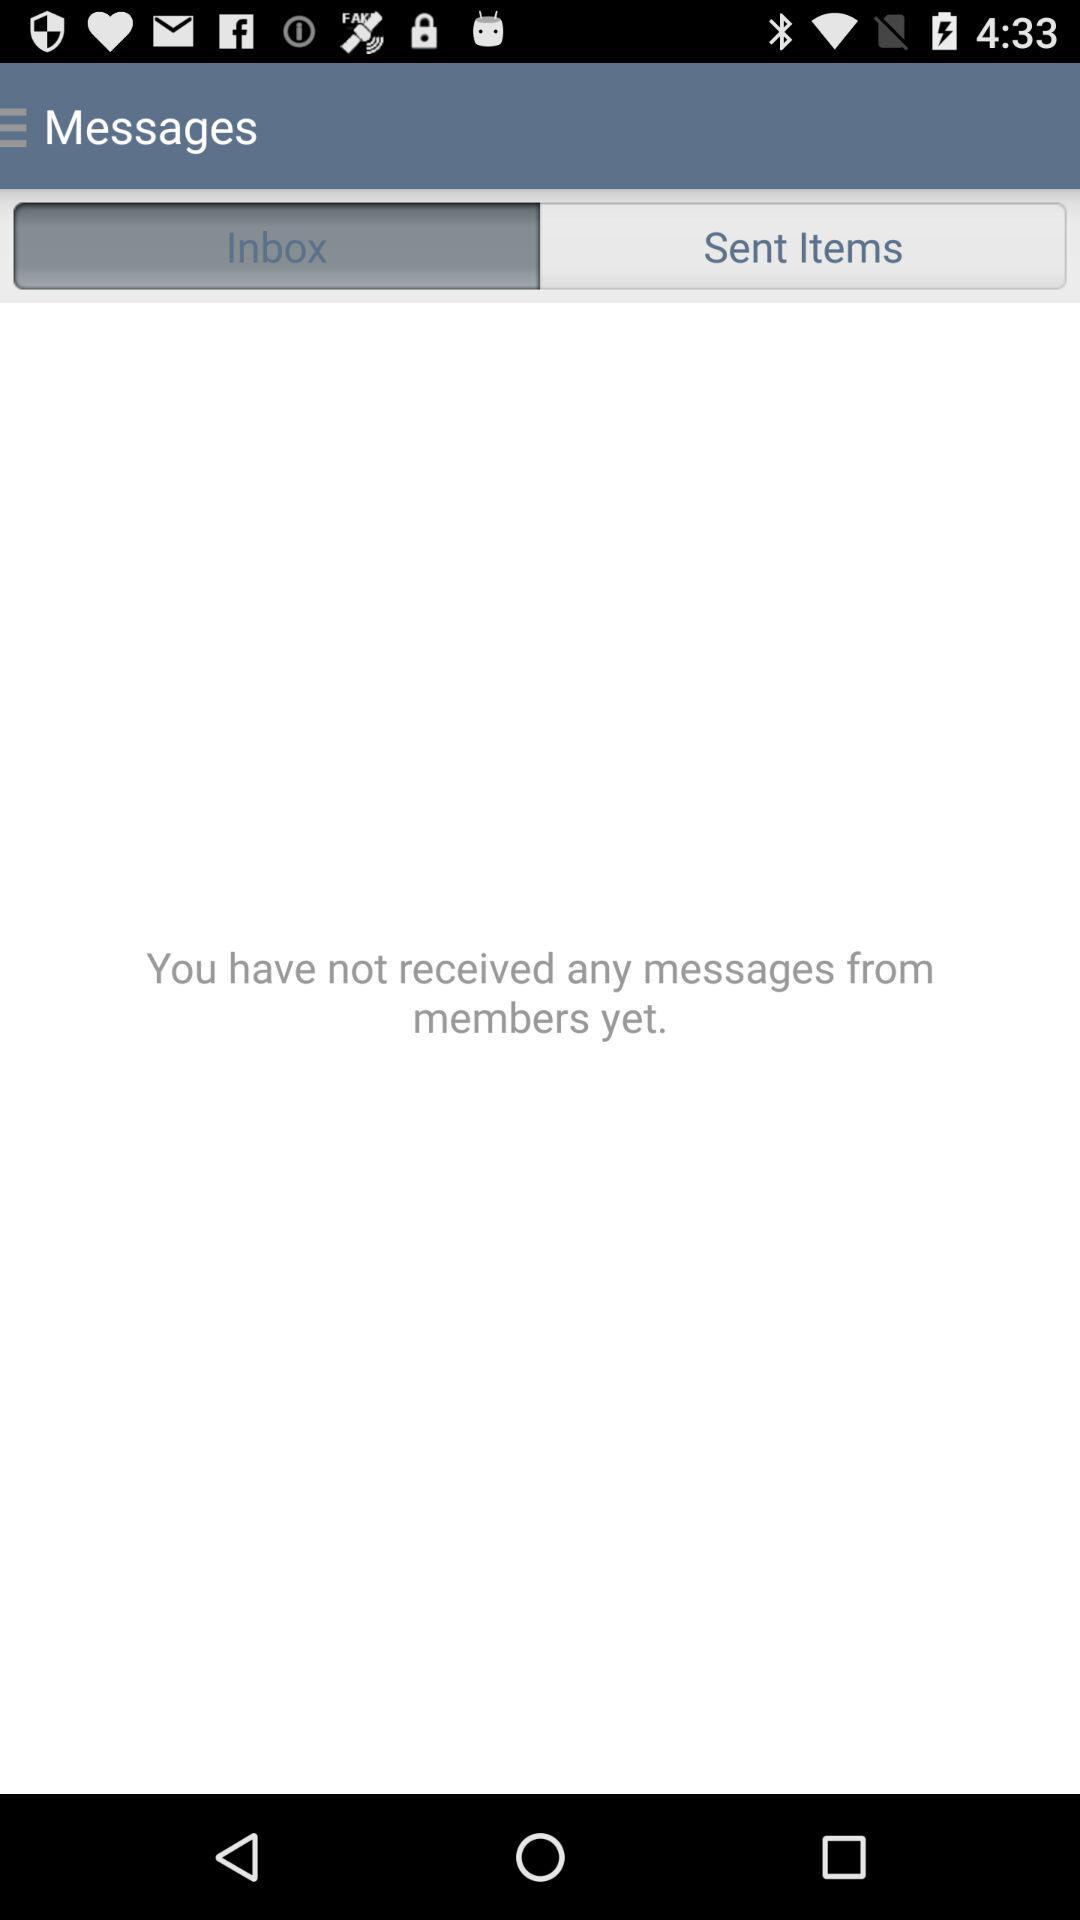  I want to click on check available messages, so click(540, 1047).